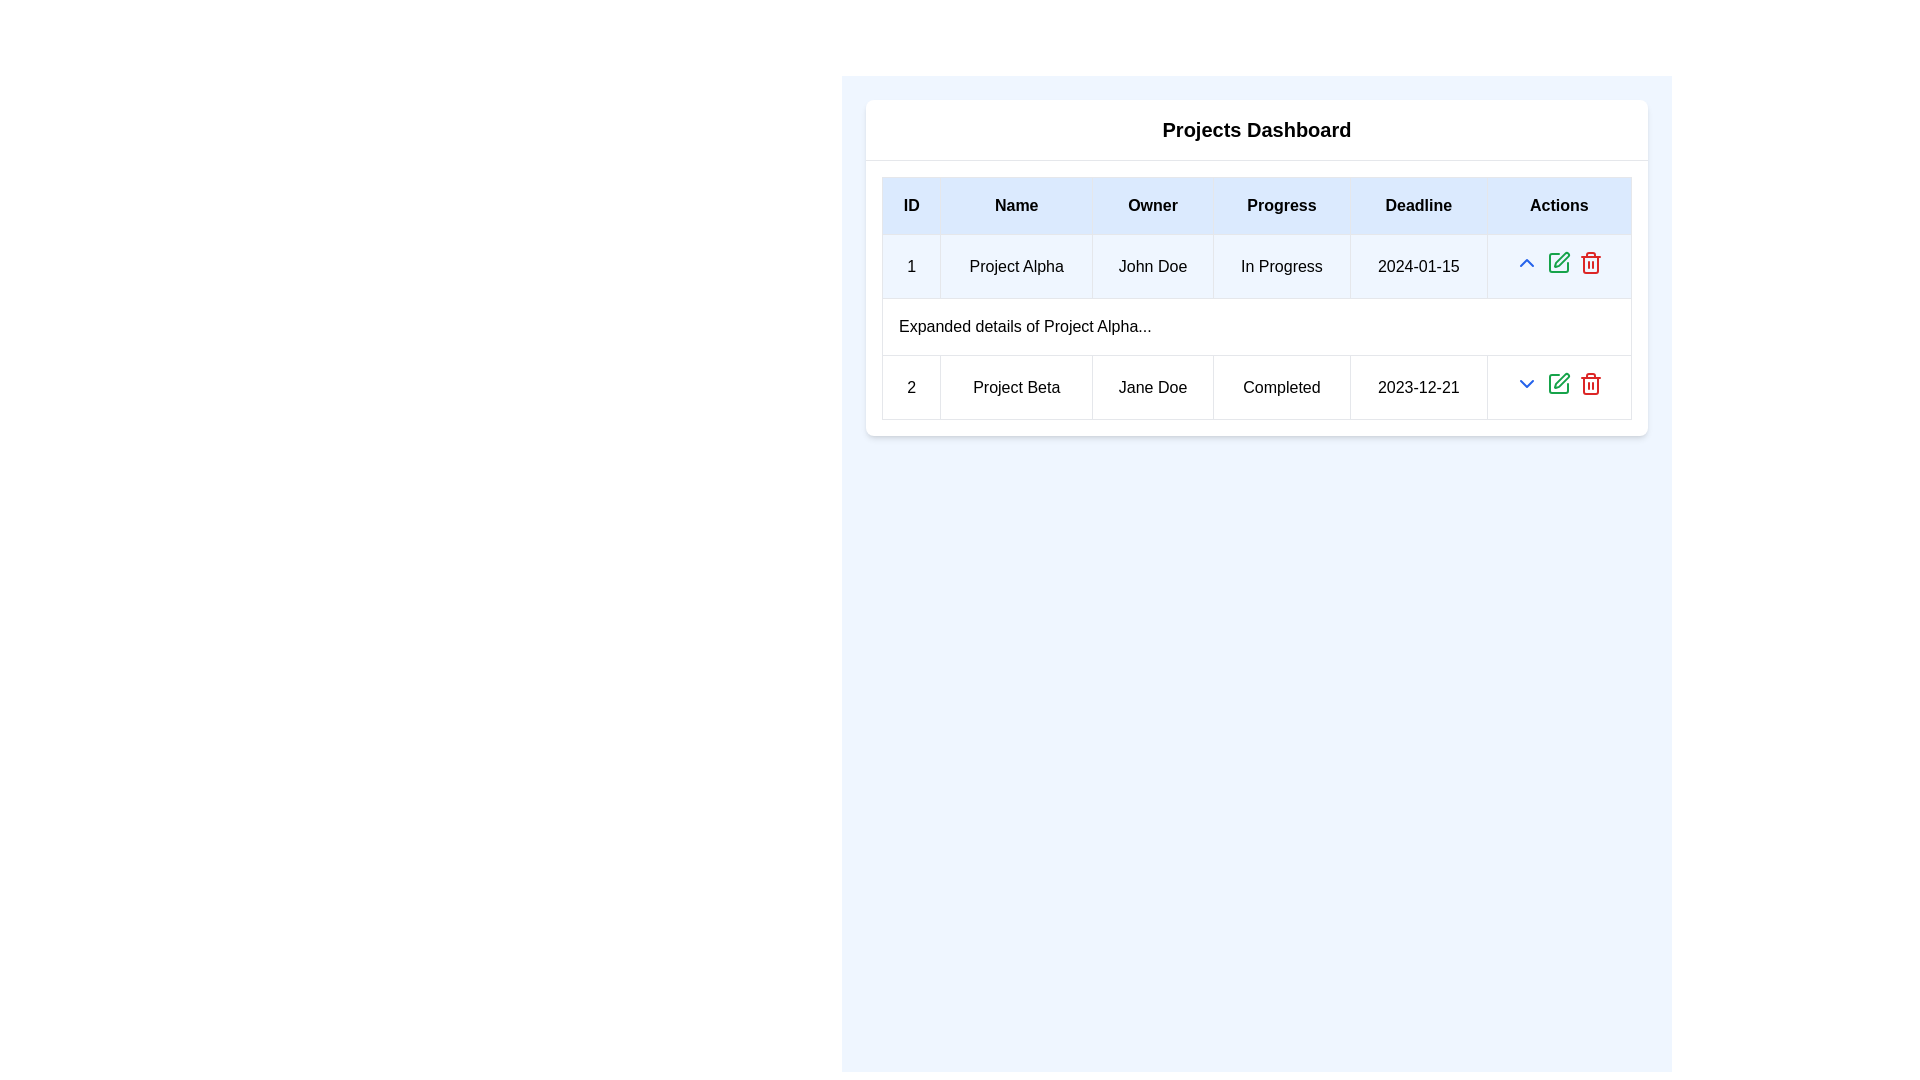 Image resolution: width=1920 pixels, height=1080 pixels. I want to click on the table header row with a light blue background containing the labels 'ID', 'Name', 'Owner', 'Progress', 'Deadline', and 'Actions', so click(1256, 205).